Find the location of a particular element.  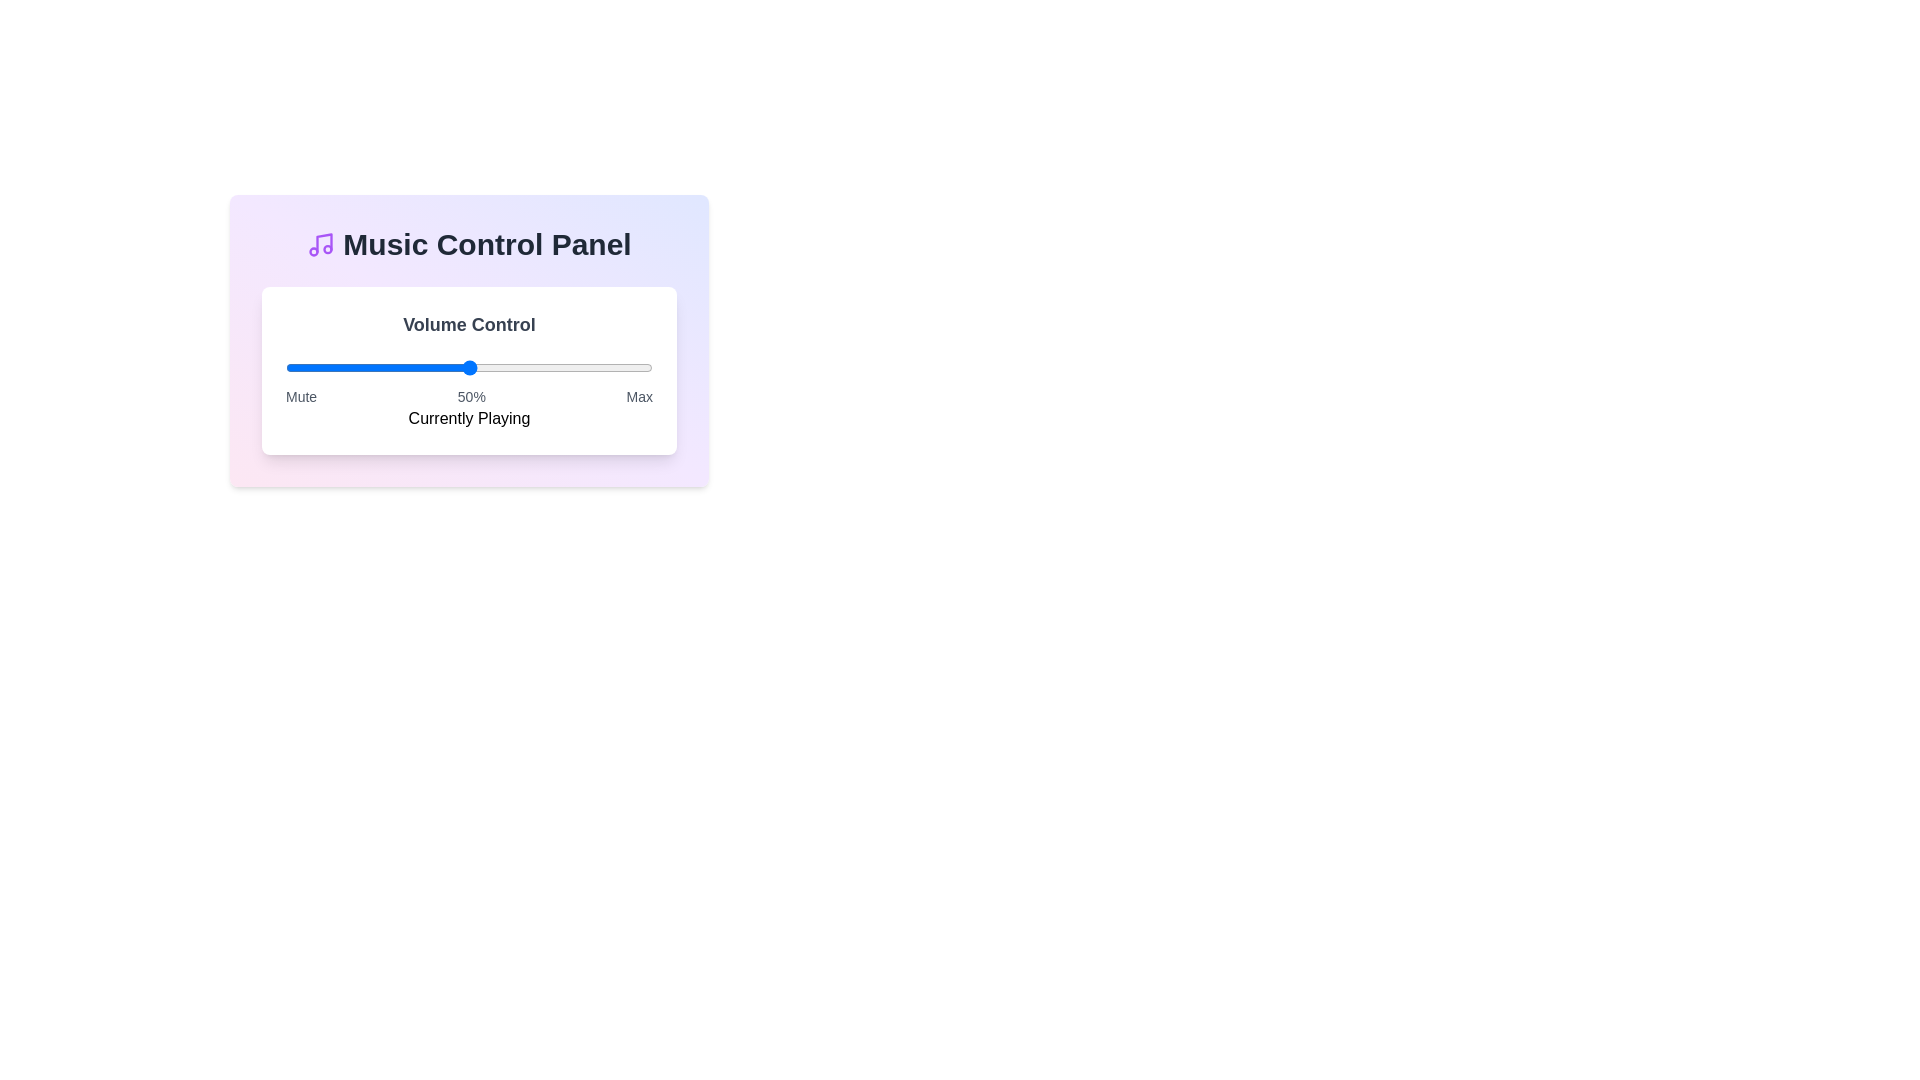

the volume slider to 14% level is located at coordinates (337, 367).